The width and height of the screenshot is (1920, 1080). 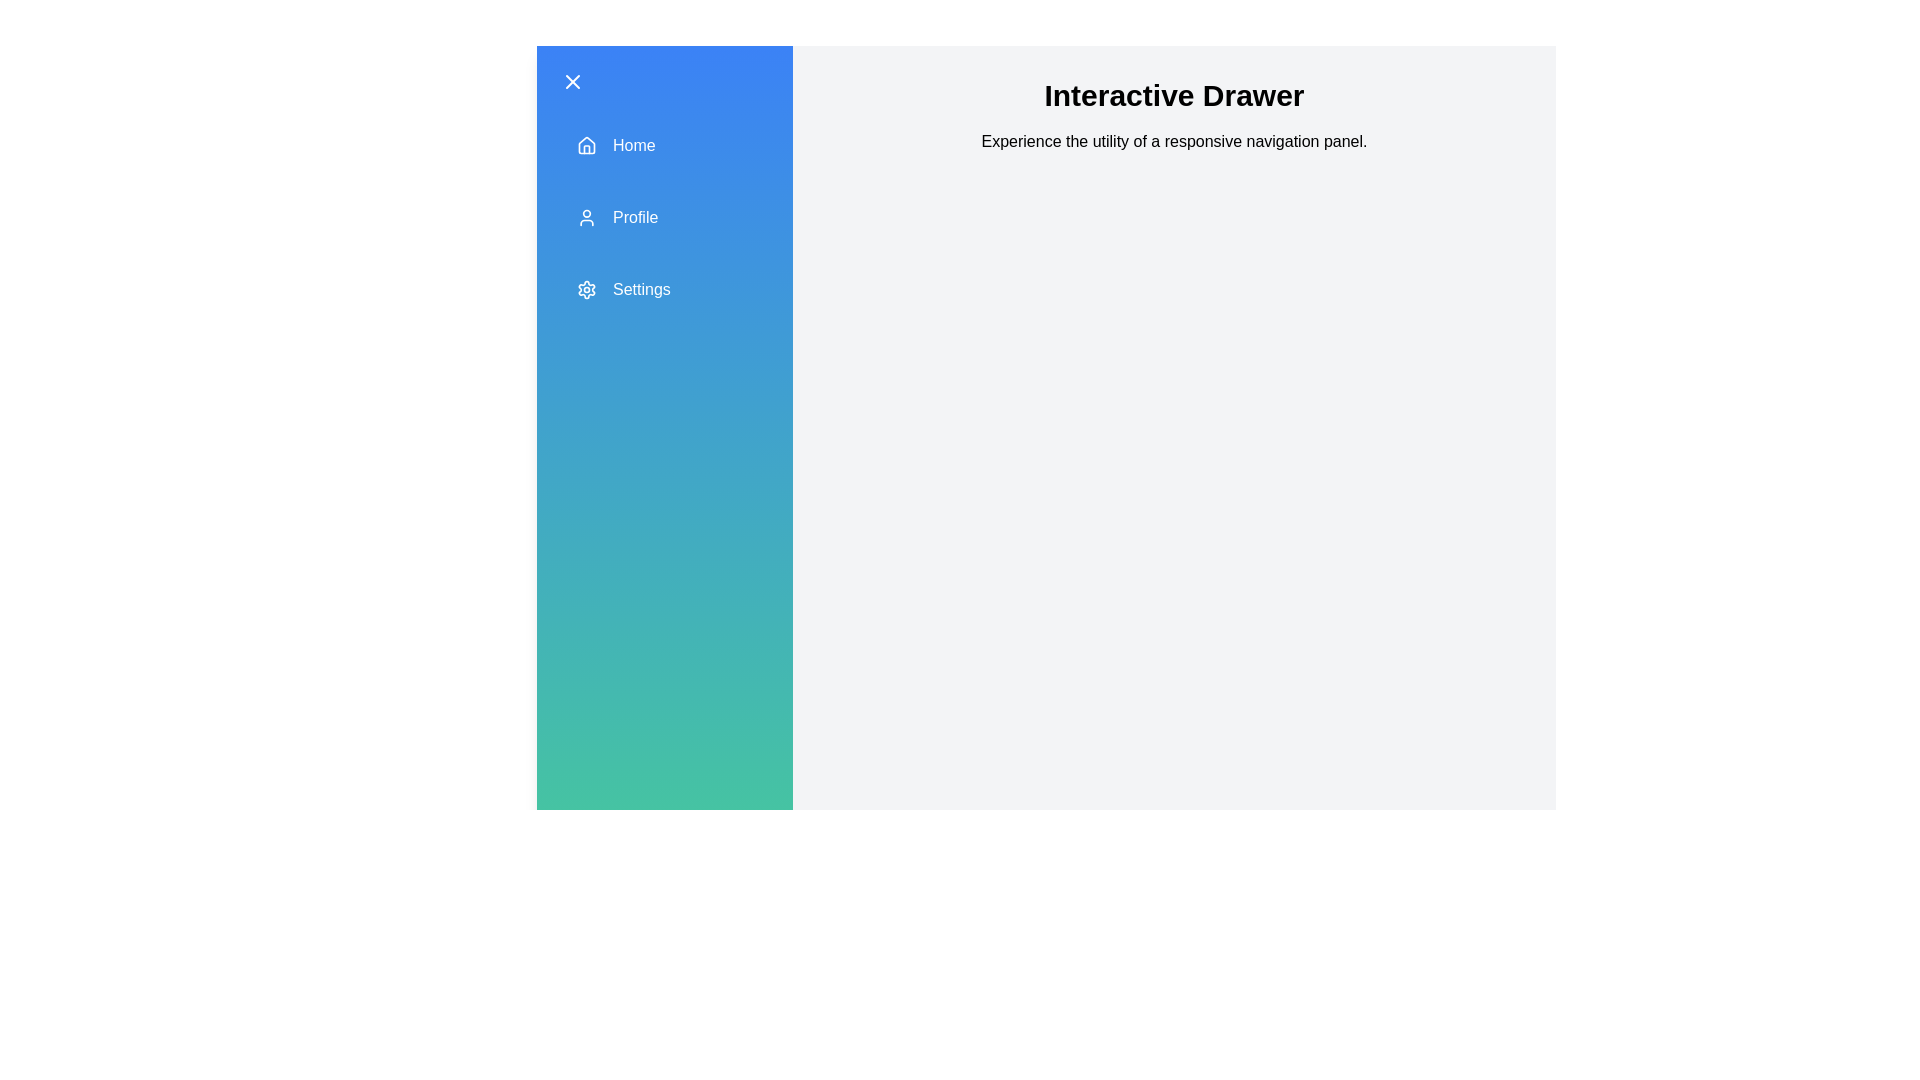 I want to click on the button with the X icon to toggle the drawer visibility, so click(x=571, y=80).